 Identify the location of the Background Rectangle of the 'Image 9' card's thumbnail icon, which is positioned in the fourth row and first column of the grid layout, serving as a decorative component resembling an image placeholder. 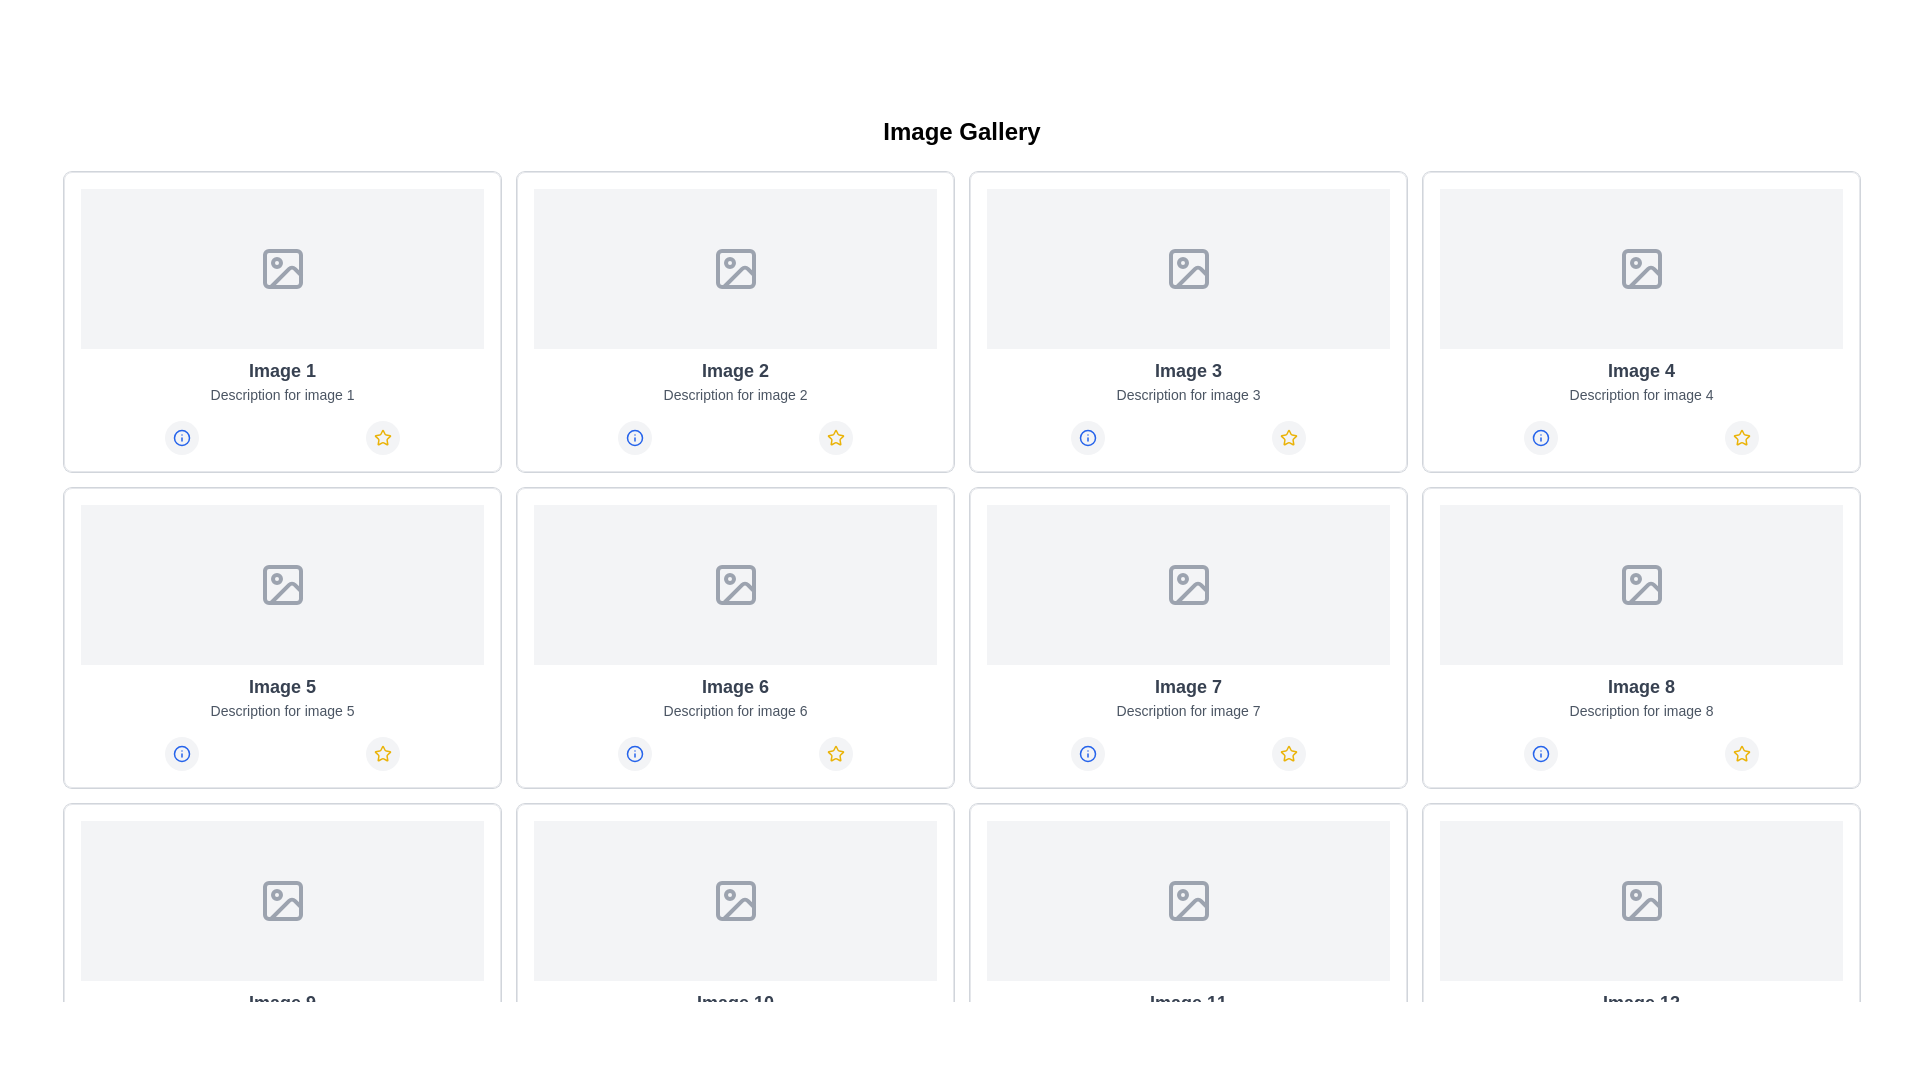
(734, 901).